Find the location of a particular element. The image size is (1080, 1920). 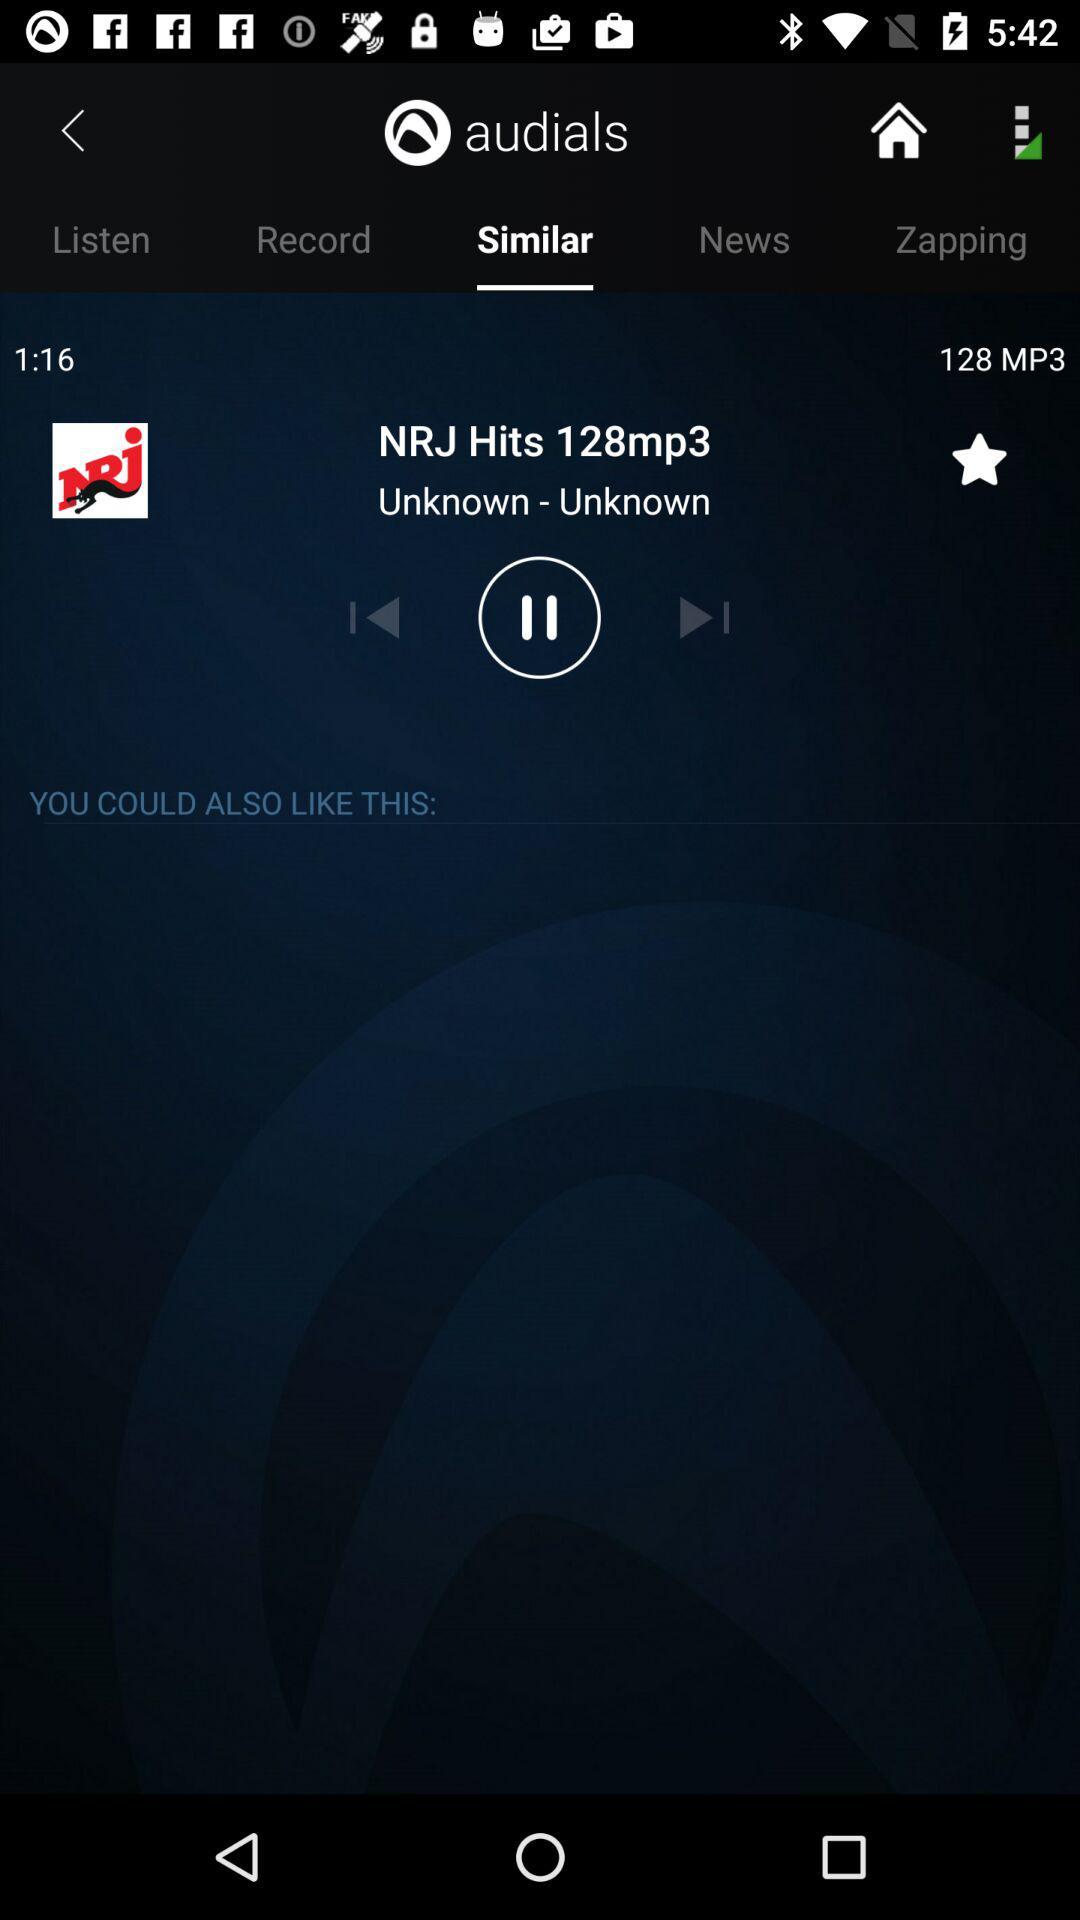

home page is located at coordinates (897, 129).